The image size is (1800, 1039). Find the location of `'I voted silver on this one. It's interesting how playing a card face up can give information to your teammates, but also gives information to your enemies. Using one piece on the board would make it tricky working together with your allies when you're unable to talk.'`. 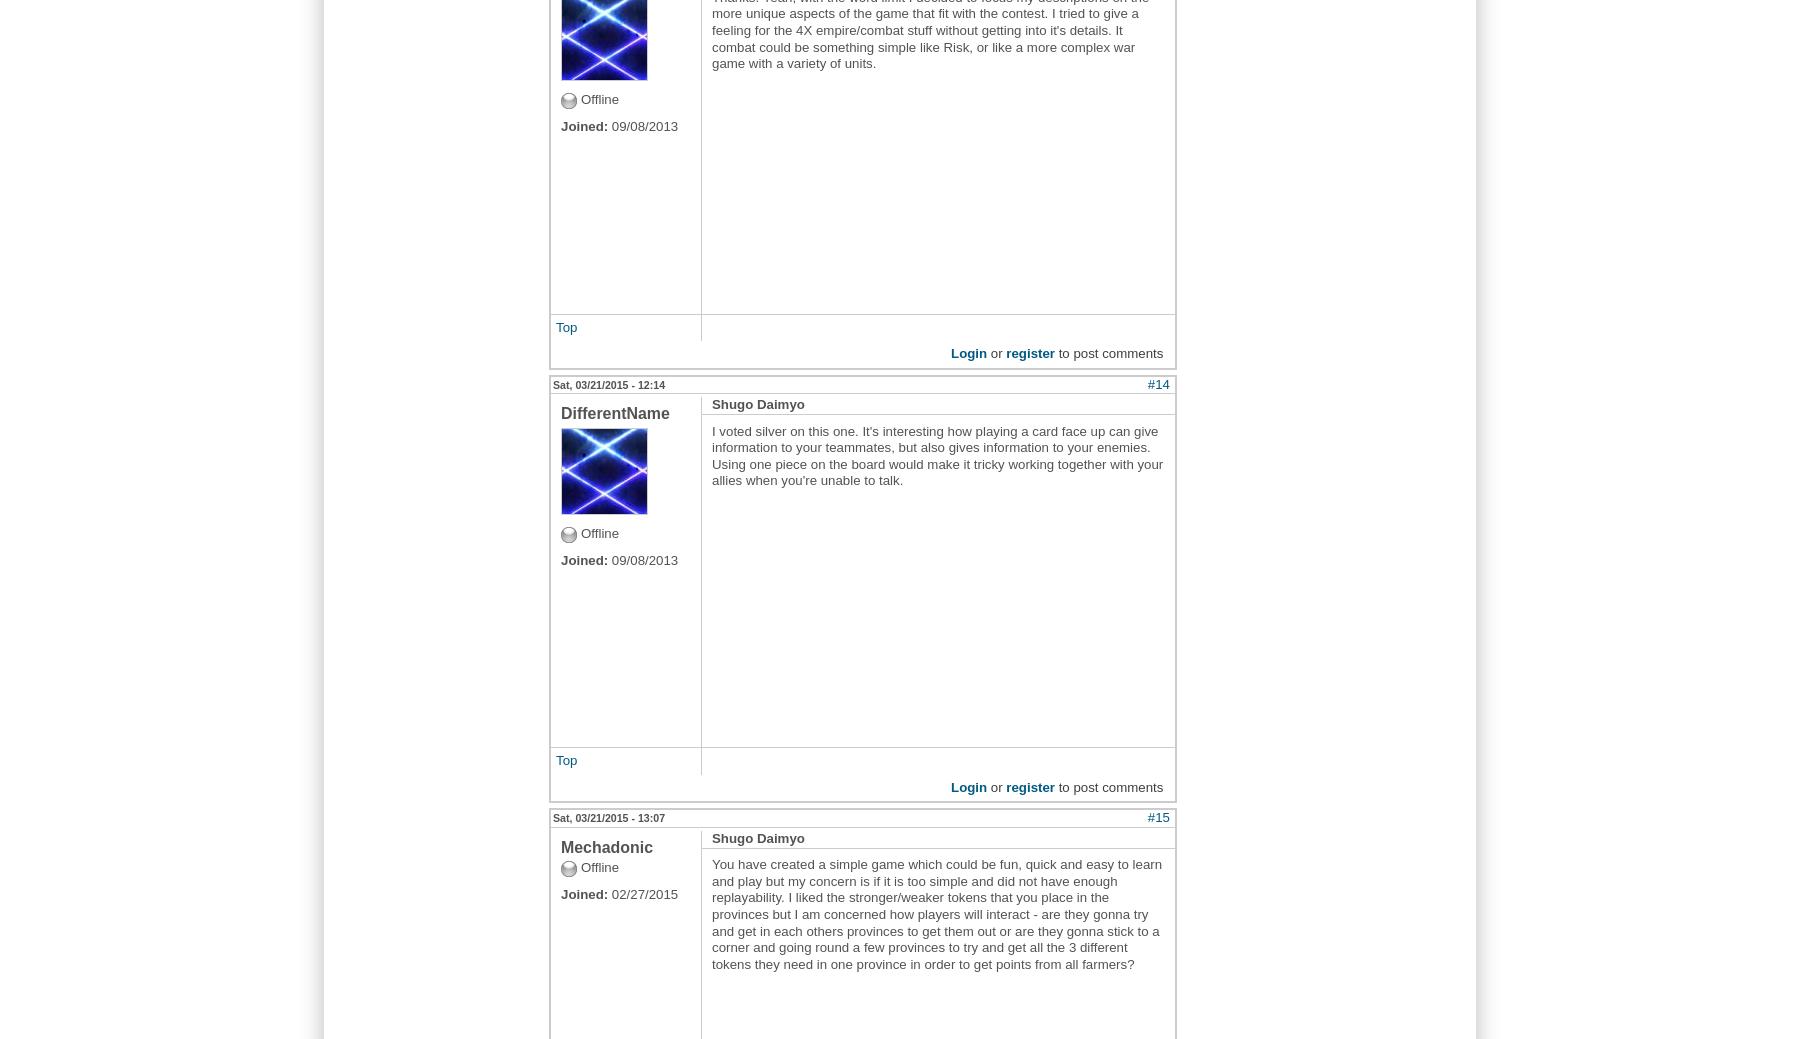

'I voted silver on this one. It's interesting how playing a card face up can give information to your teammates, but also gives information to your enemies. Using one piece on the board would make it tricky working together with your allies when you're unable to talk.' is located at coordinates (936, 454).